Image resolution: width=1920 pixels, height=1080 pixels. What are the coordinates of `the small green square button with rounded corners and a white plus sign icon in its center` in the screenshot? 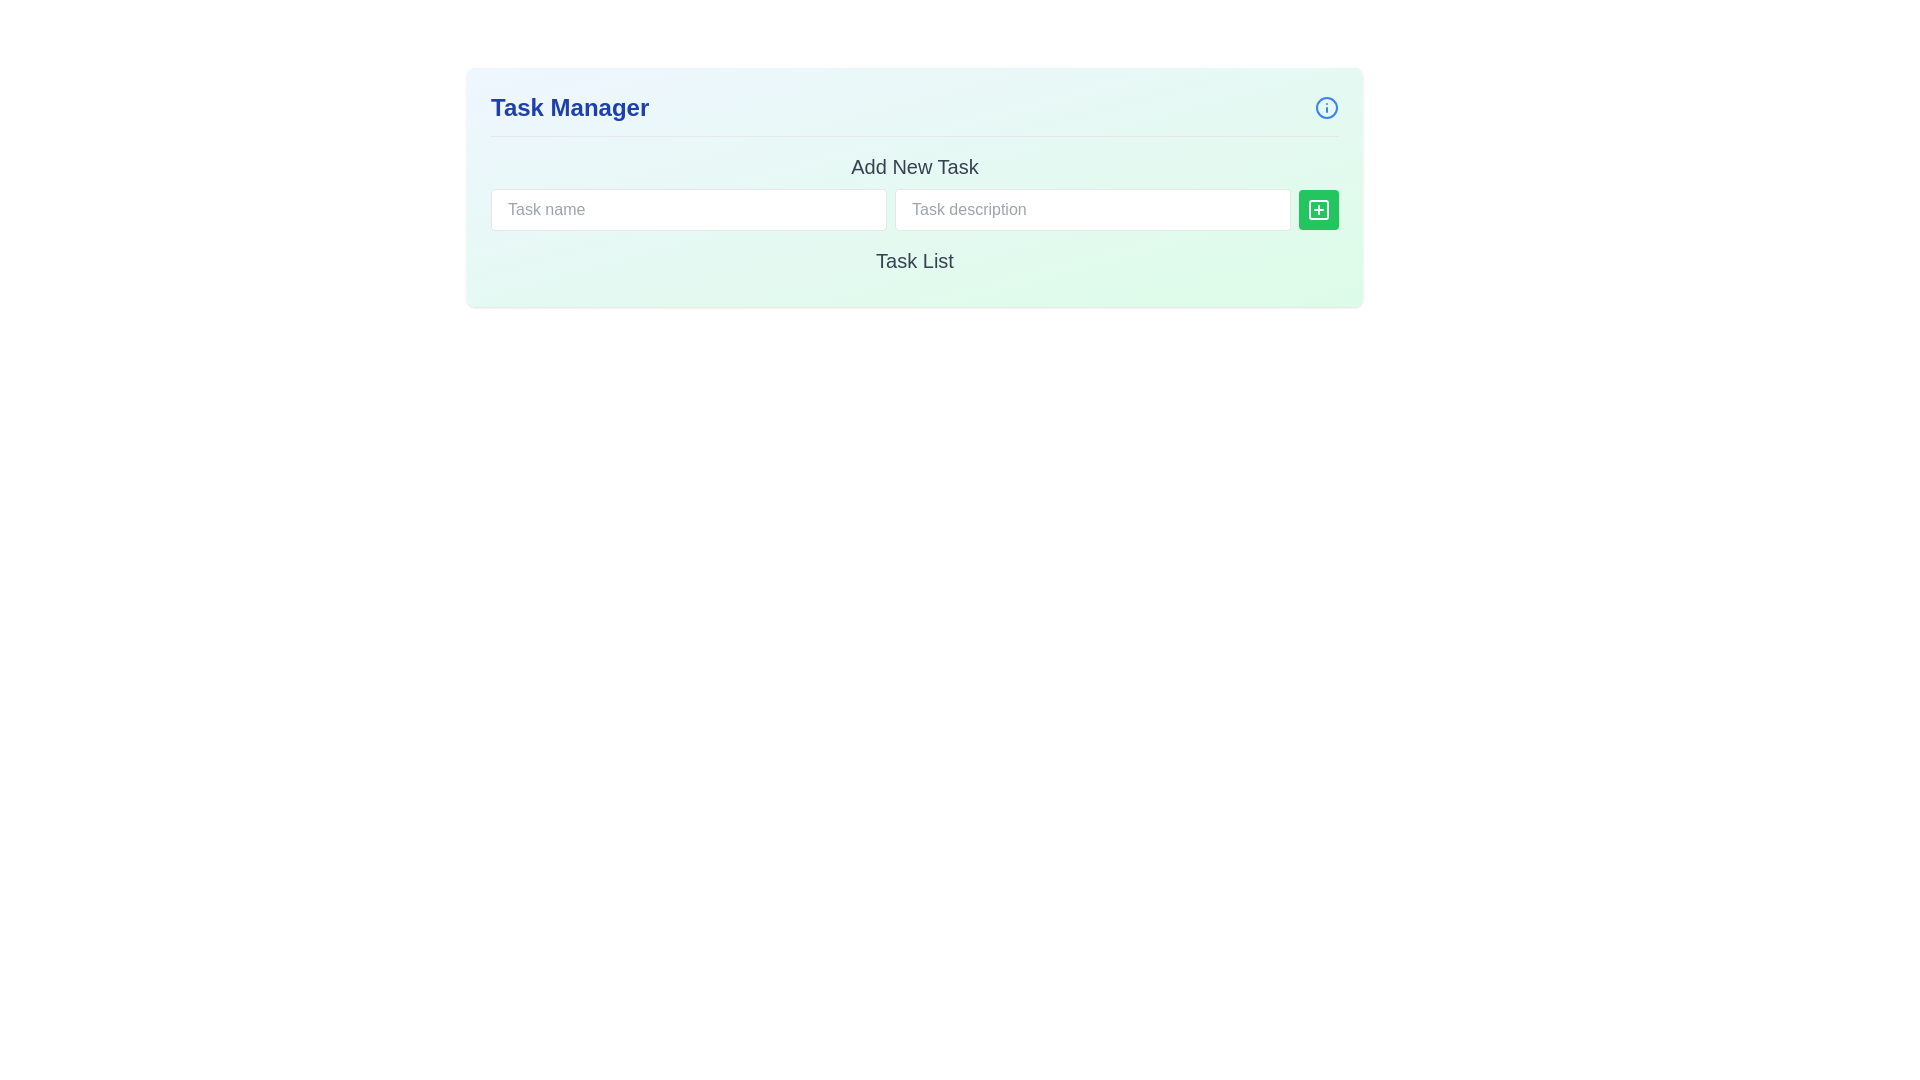 It's located at (1319, 209).